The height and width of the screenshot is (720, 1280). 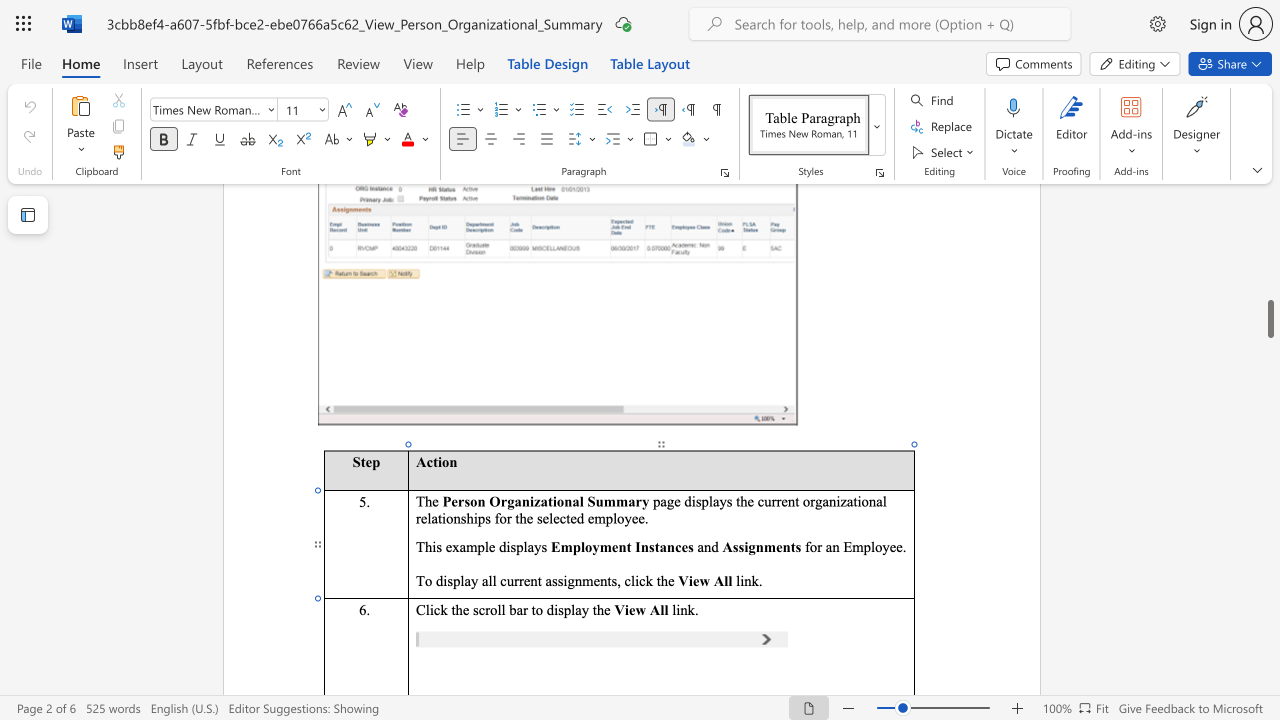 What do you see at coordinates (458, 547) in the screenshot?
I see `the space between the continuous character "x" and "a" in the text` at bounding box center [458, 547].